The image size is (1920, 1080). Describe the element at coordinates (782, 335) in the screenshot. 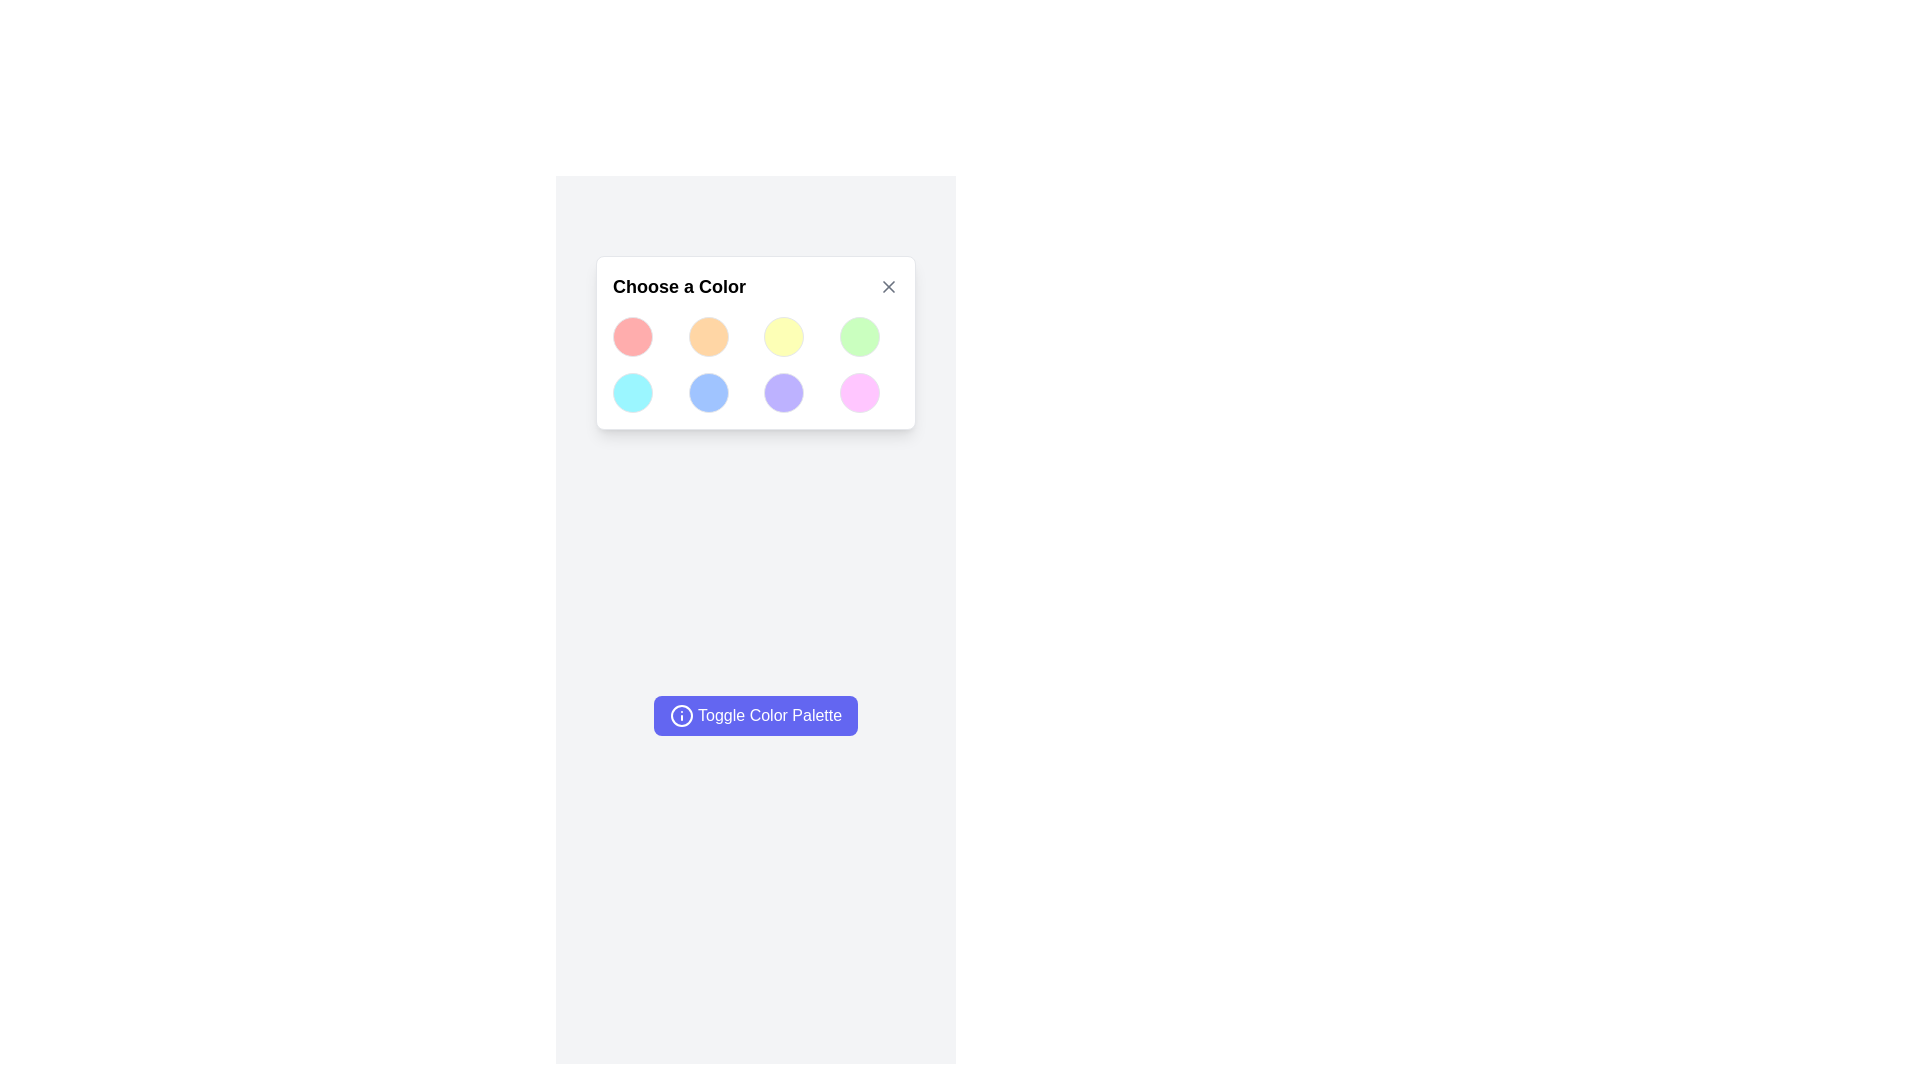

I see `the circular button with a soft yellow background that is the third item in the first row of a grid layout` at that location.